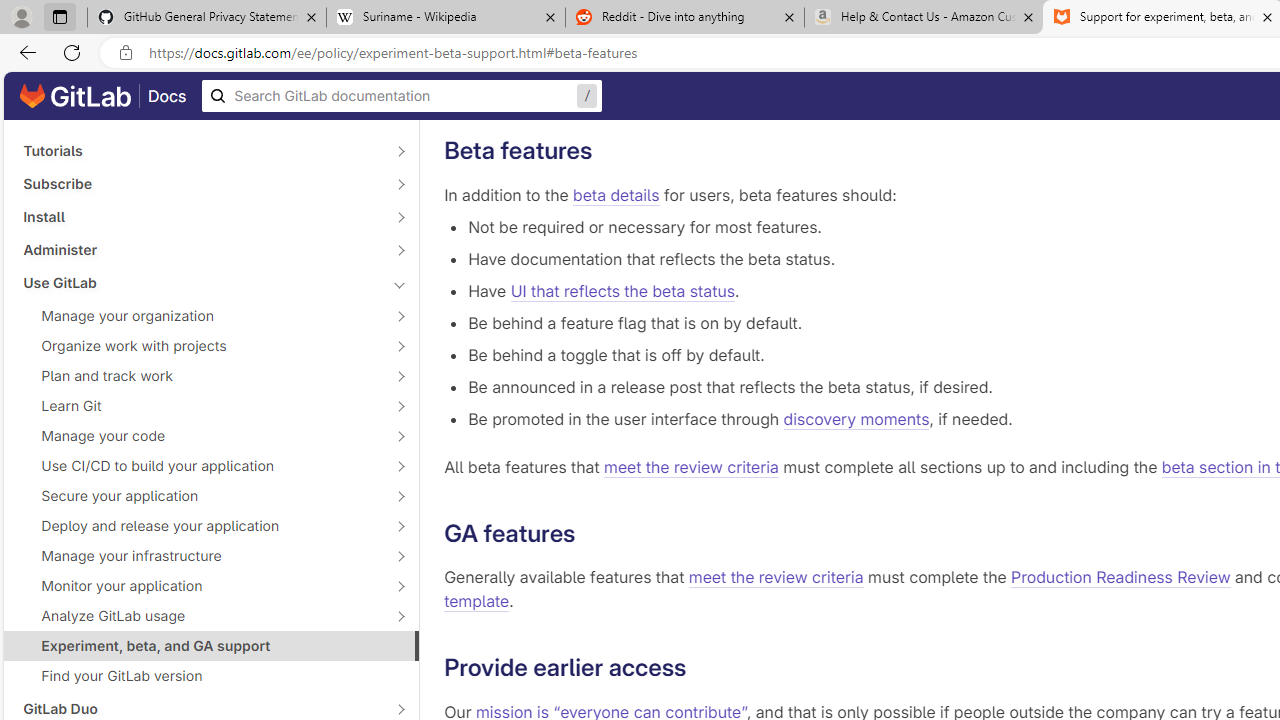 The image size is (1280, 720). Describe the element at coordinates (200, 465) in the screenshot. I see `'Use CI/CD to build your application'` at that location.